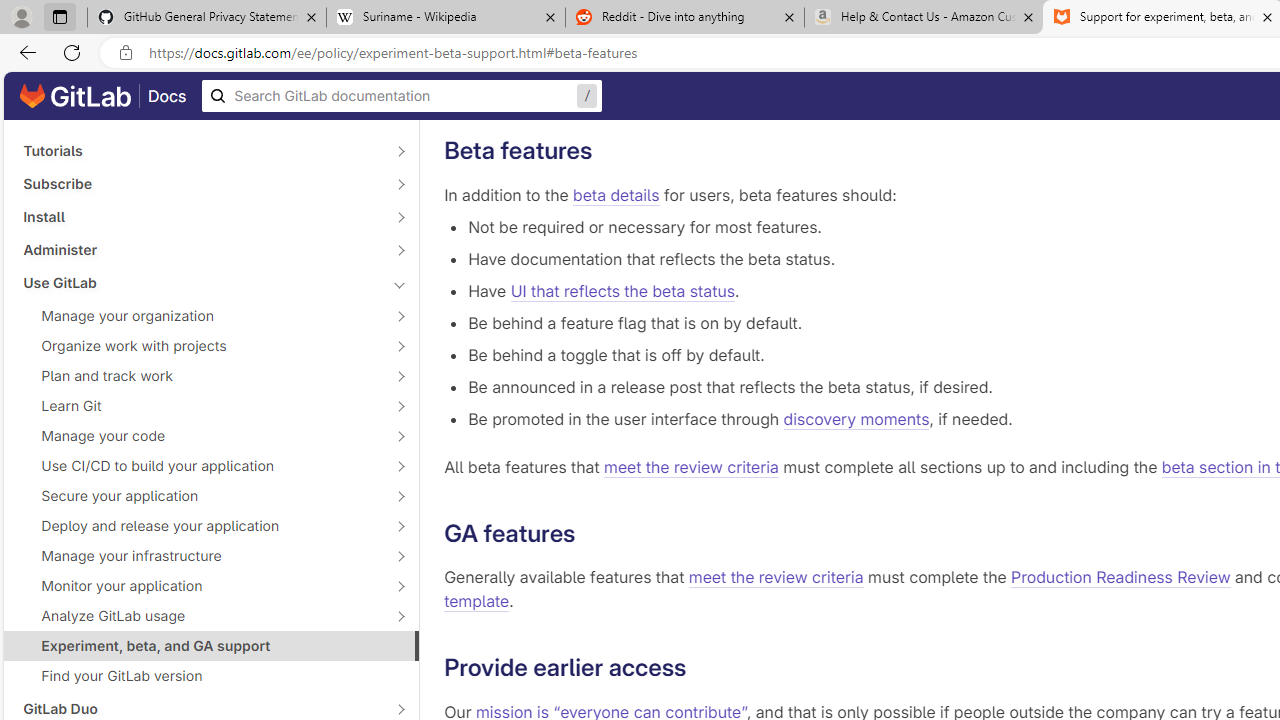 The image size is (1280, 720). Describe the element at coordinates (200, 465) in the screenshot. I see `'Use CI/CD to build your application'` at that location.